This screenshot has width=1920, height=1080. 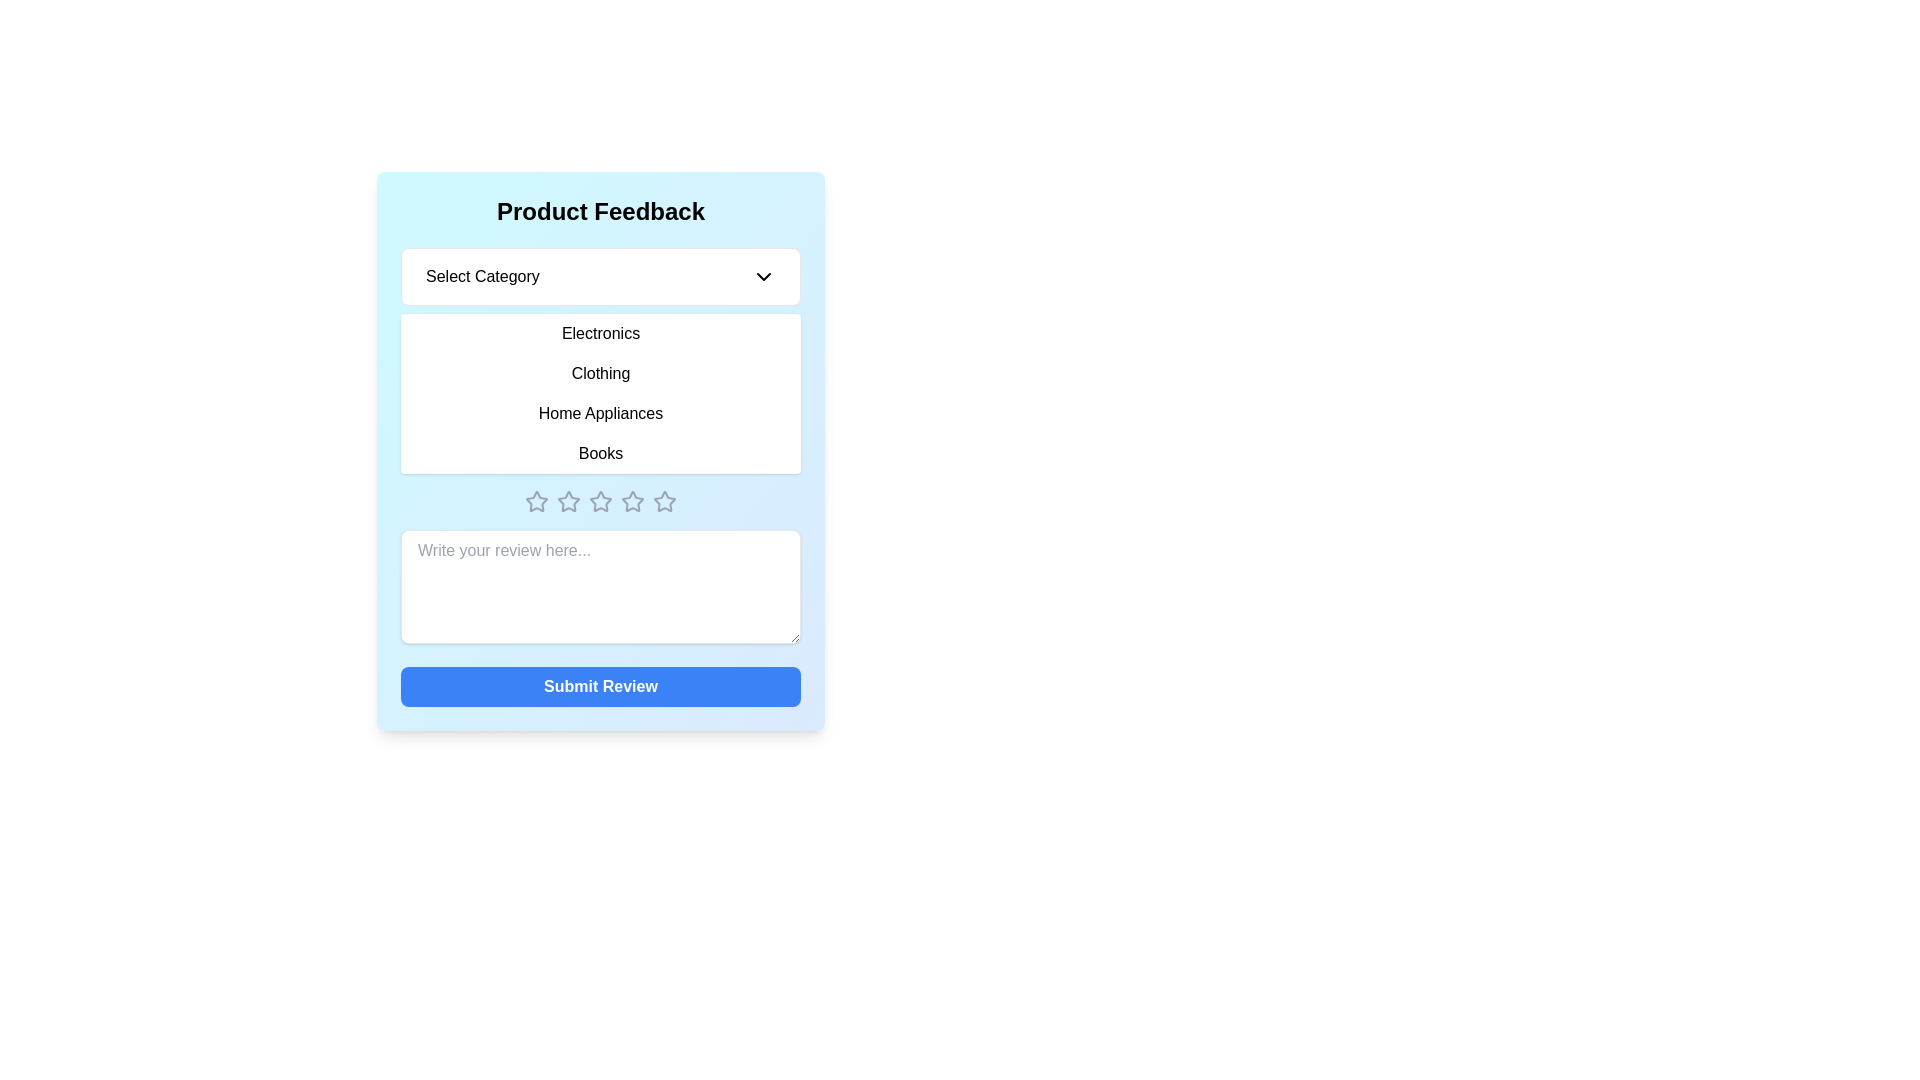 What do you see at coordinates (599, 333) in the screenshot?
I see `the non-interactive text label within the dropdown menu that indicates the first selectable category option, located directly below the 'Select Category' dropdown selector` at bounding box center [599, 333].